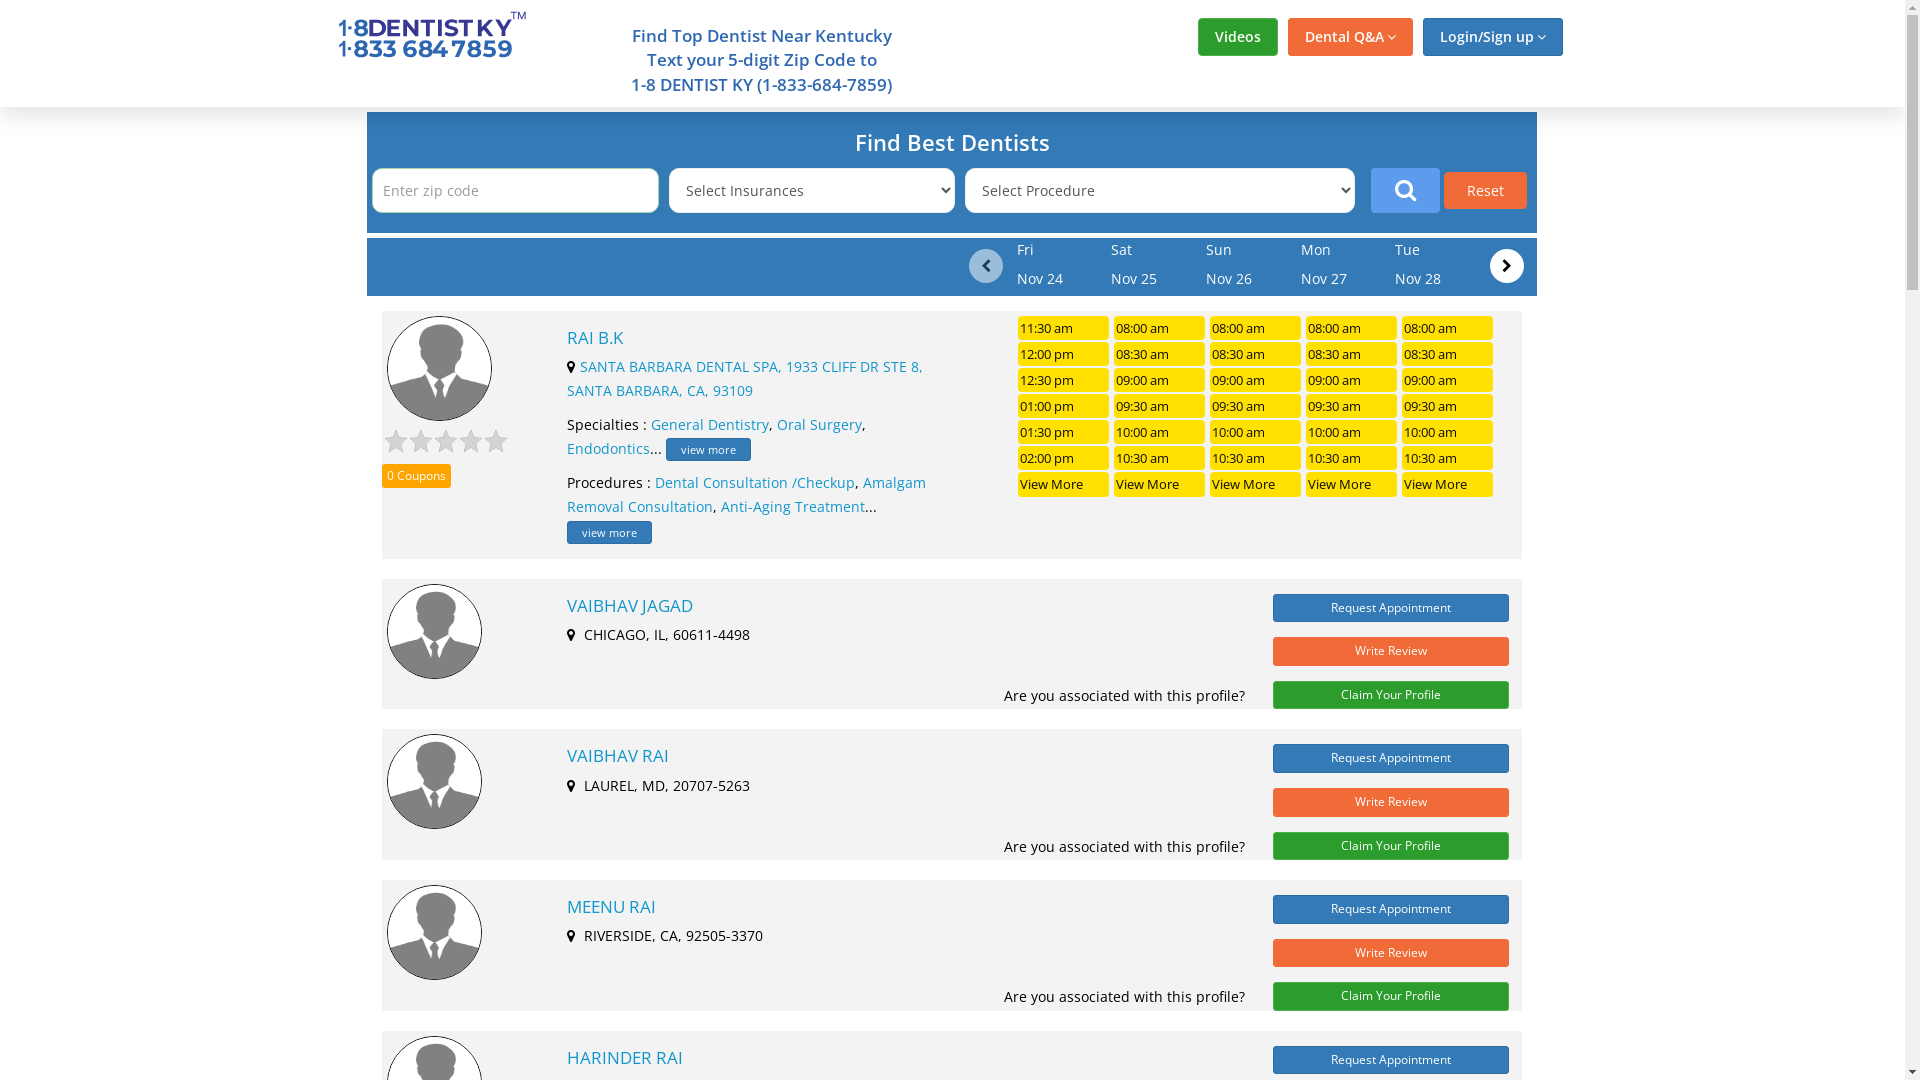 Image resolution: width=1920 pixels, height=1080 pixels. Describe the element at coordinates (1350, 37) in the screenshot. I see `'Dental Q&A'` at that location.